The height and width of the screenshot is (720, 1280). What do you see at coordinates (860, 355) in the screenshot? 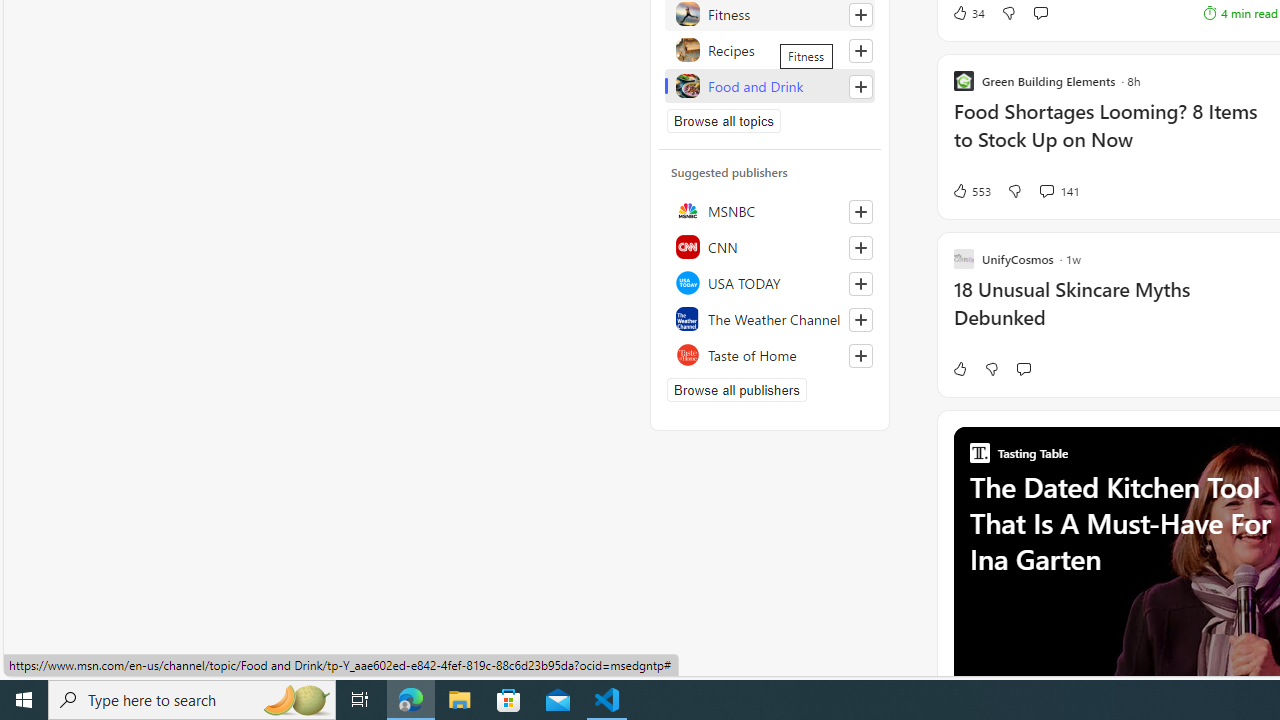
I see `'Follow this source'` at bounding box center [860, 355].